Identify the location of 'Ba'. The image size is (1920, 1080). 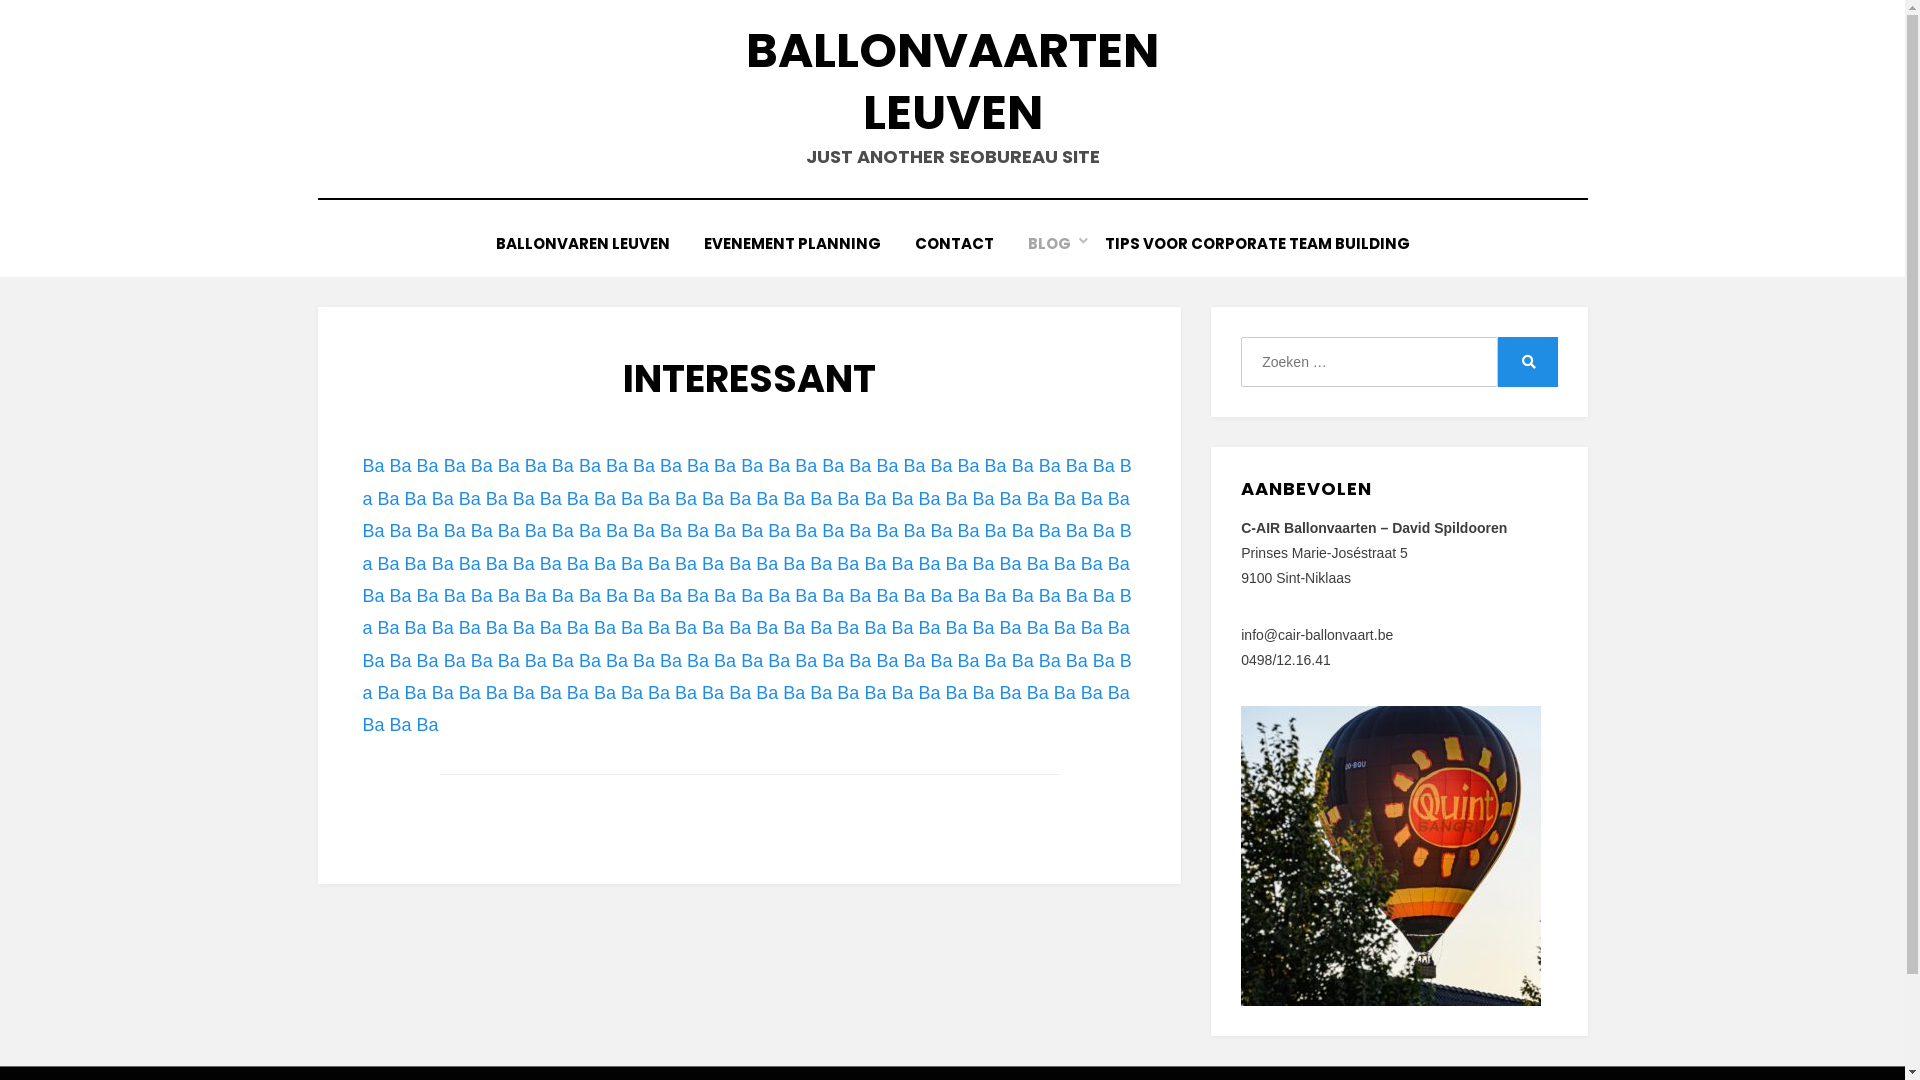
(576, 563).